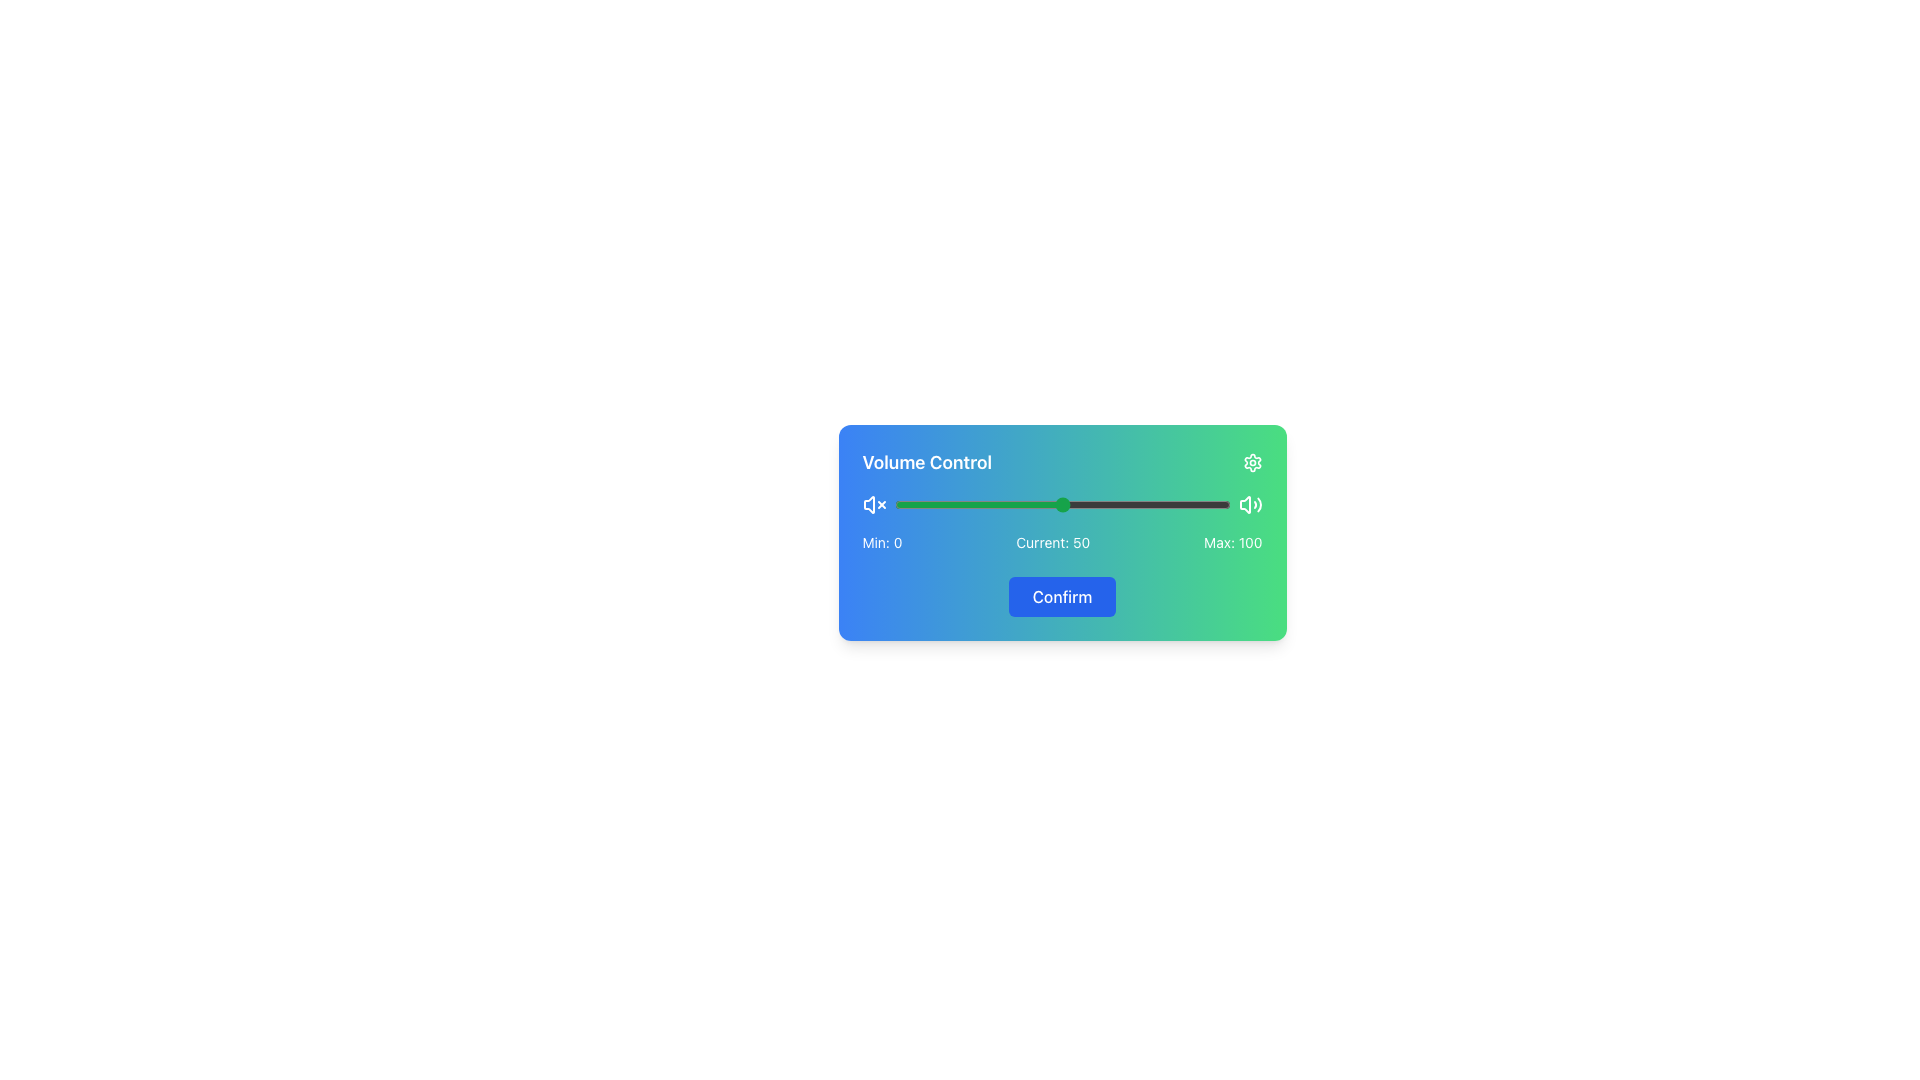  Describe the element at coordinates (1153, 504) in the screenshot. I see `the volume` at that location.